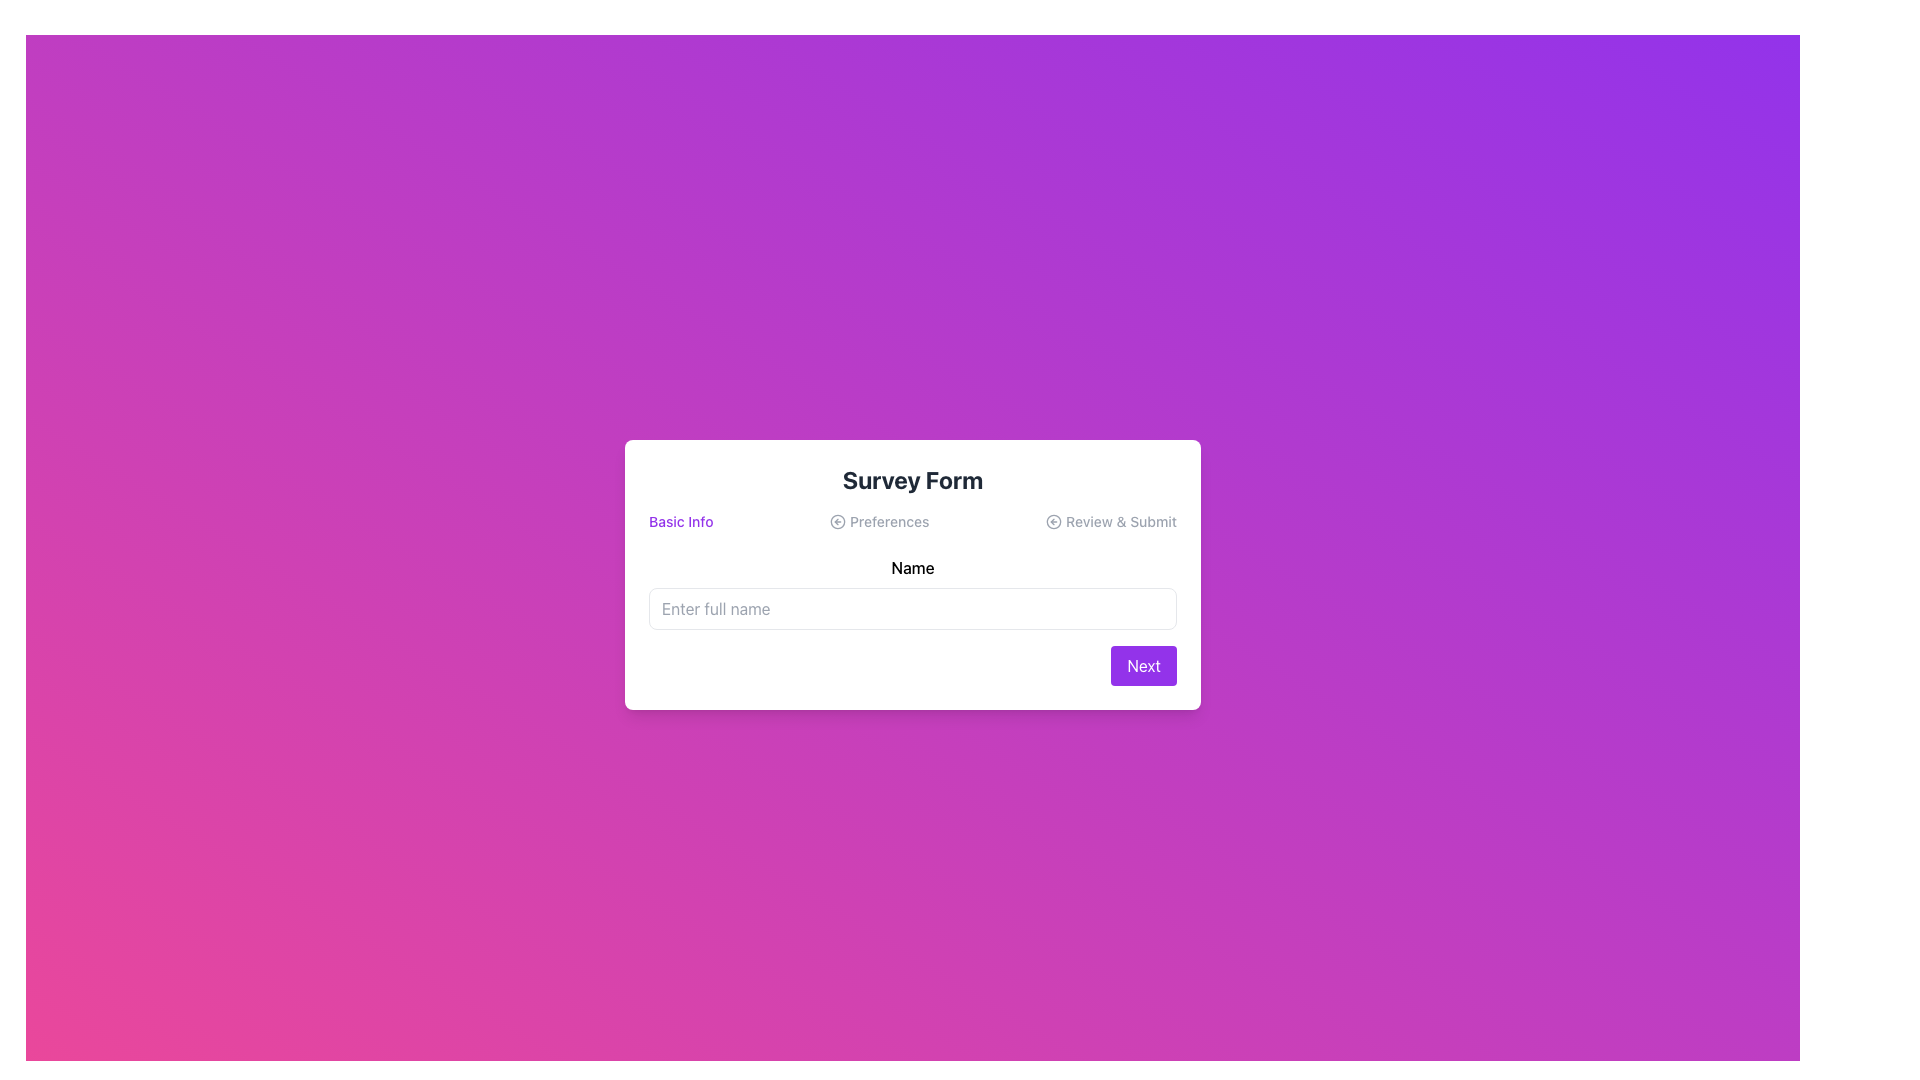  What do you see at coordinates (1110, 520) in the screenshot?
I see `the 'Review & Submit' text label, which is a small gray font element located at the upper-right section of the white form card, positioned next to the 'Preferences' option` at bounding box center [1110, 520].